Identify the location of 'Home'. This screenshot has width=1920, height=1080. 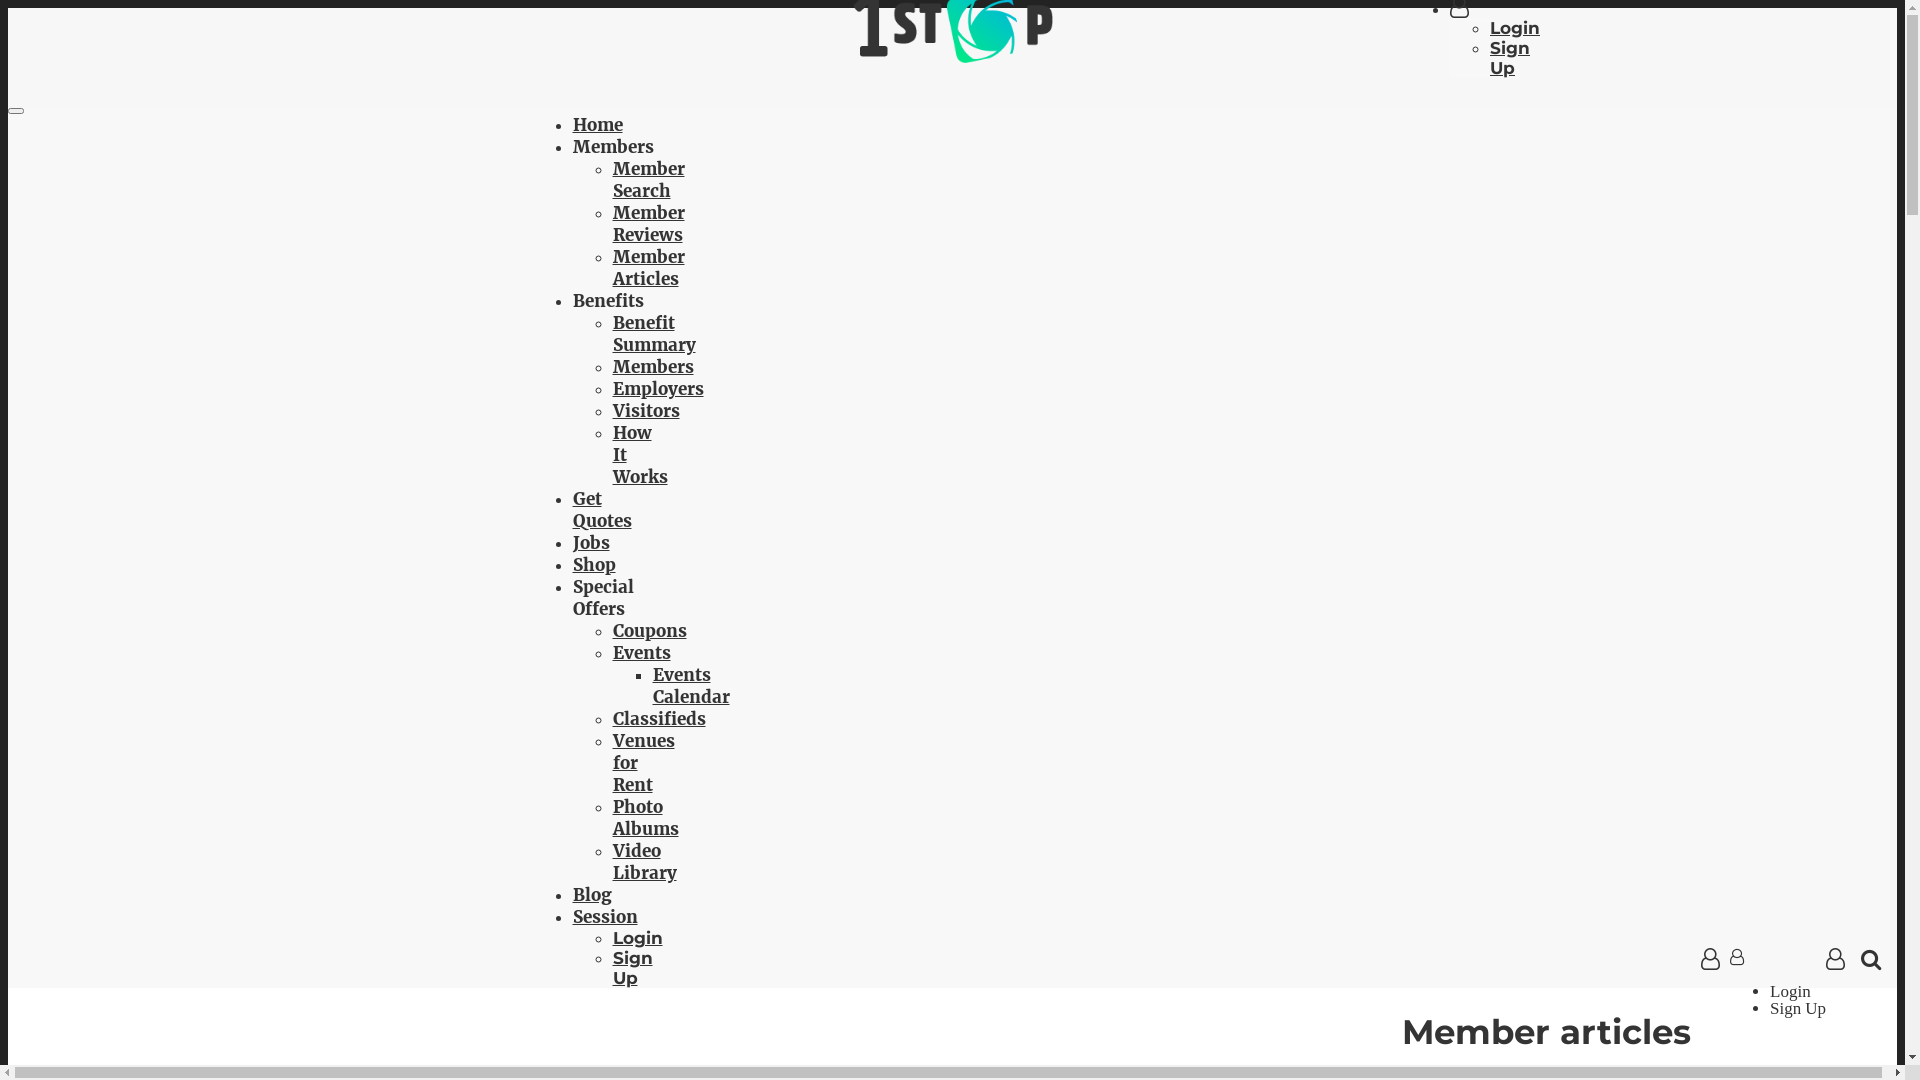
(570, 124).